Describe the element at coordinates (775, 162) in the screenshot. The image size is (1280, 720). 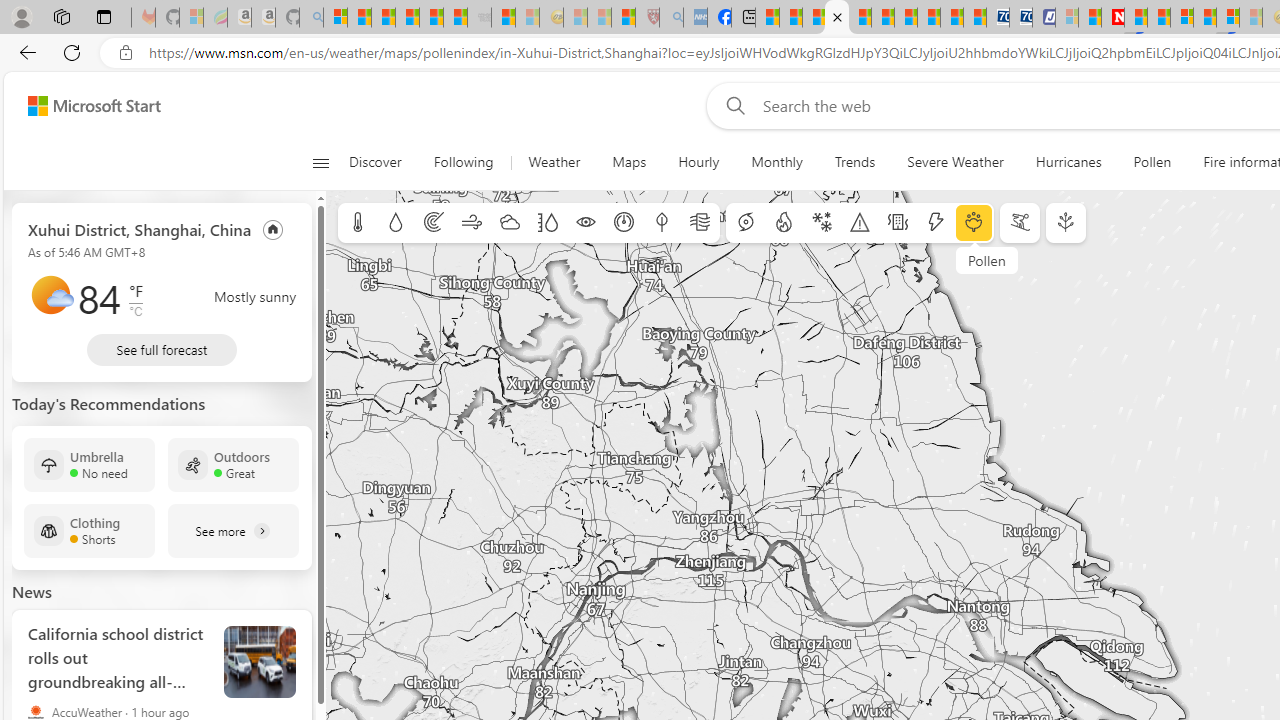
I see `'Monthly'` at that location.